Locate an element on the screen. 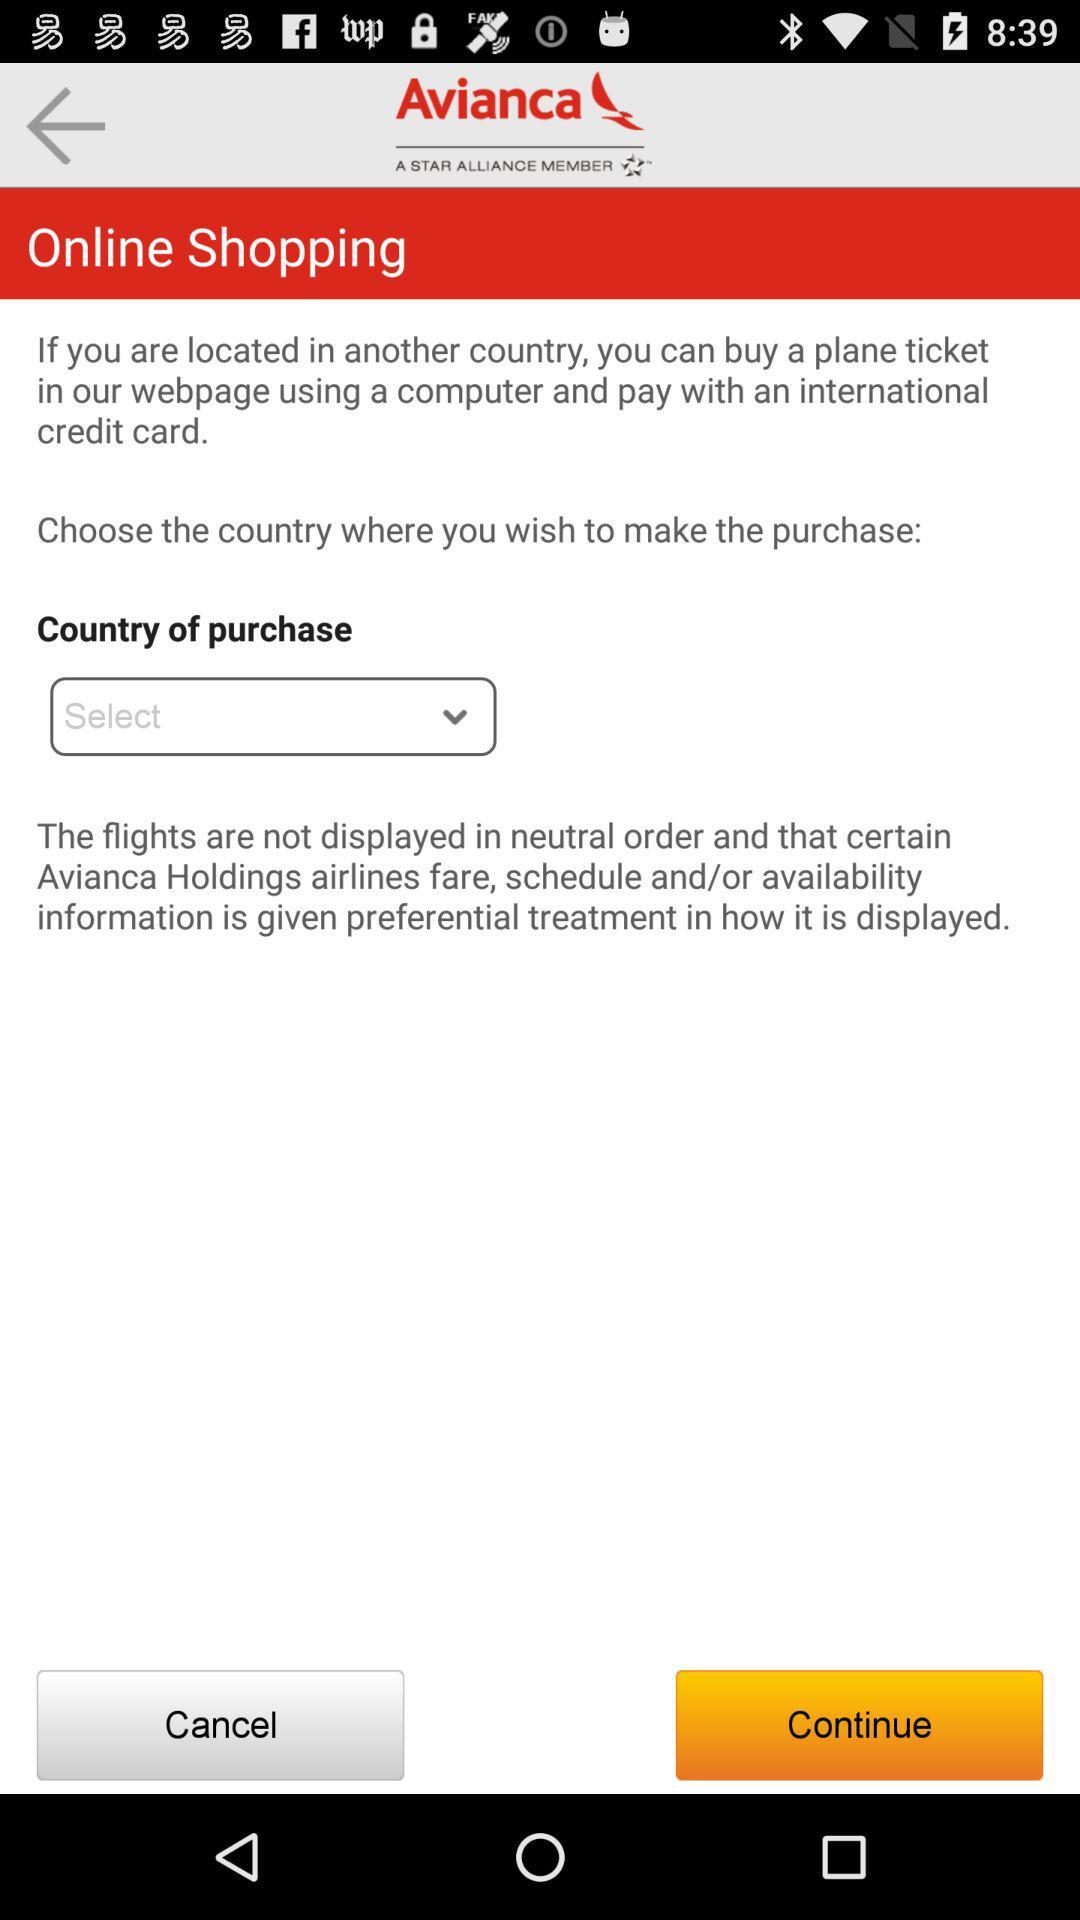 The image size is (1080, 1920). button to the right of cancel icon is located at coordinates (858, 1724).